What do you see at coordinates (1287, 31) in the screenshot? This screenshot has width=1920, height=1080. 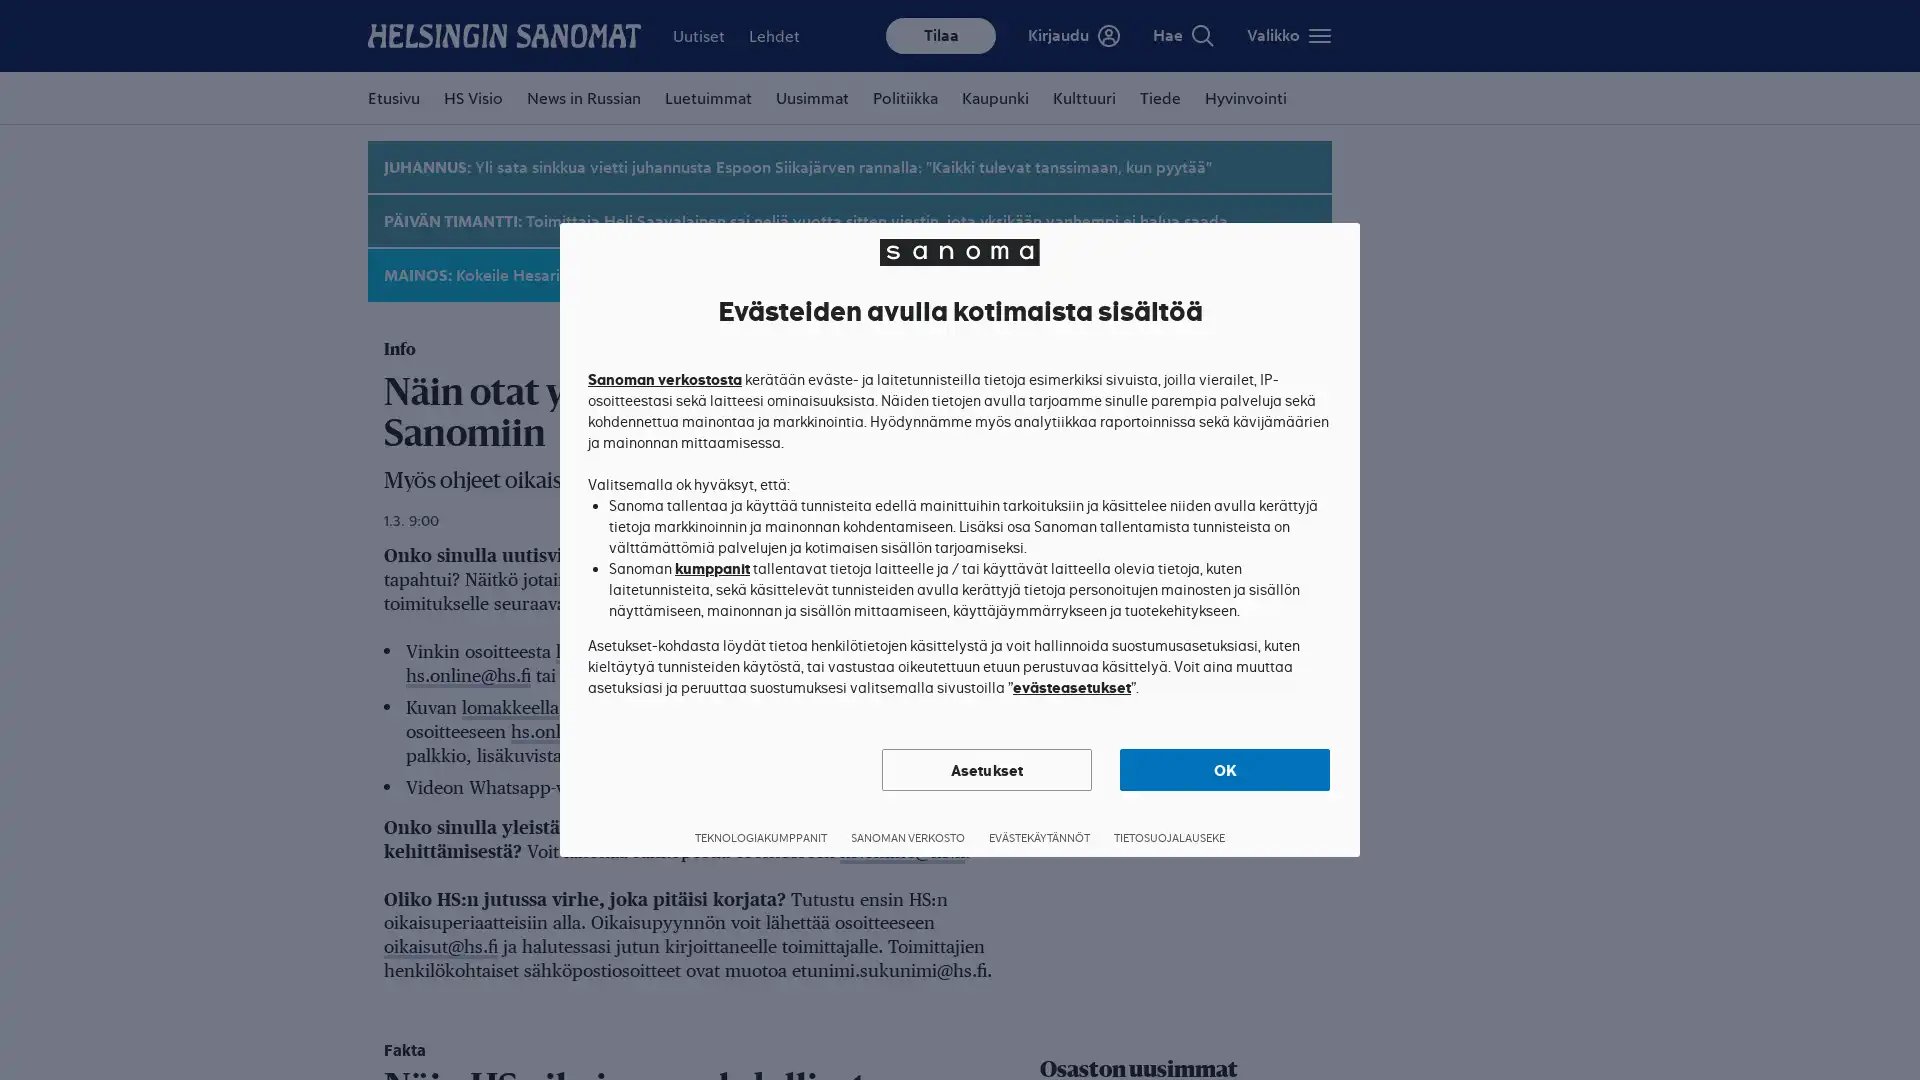 I see `Tallenna` at bounding box center [1287, 31].